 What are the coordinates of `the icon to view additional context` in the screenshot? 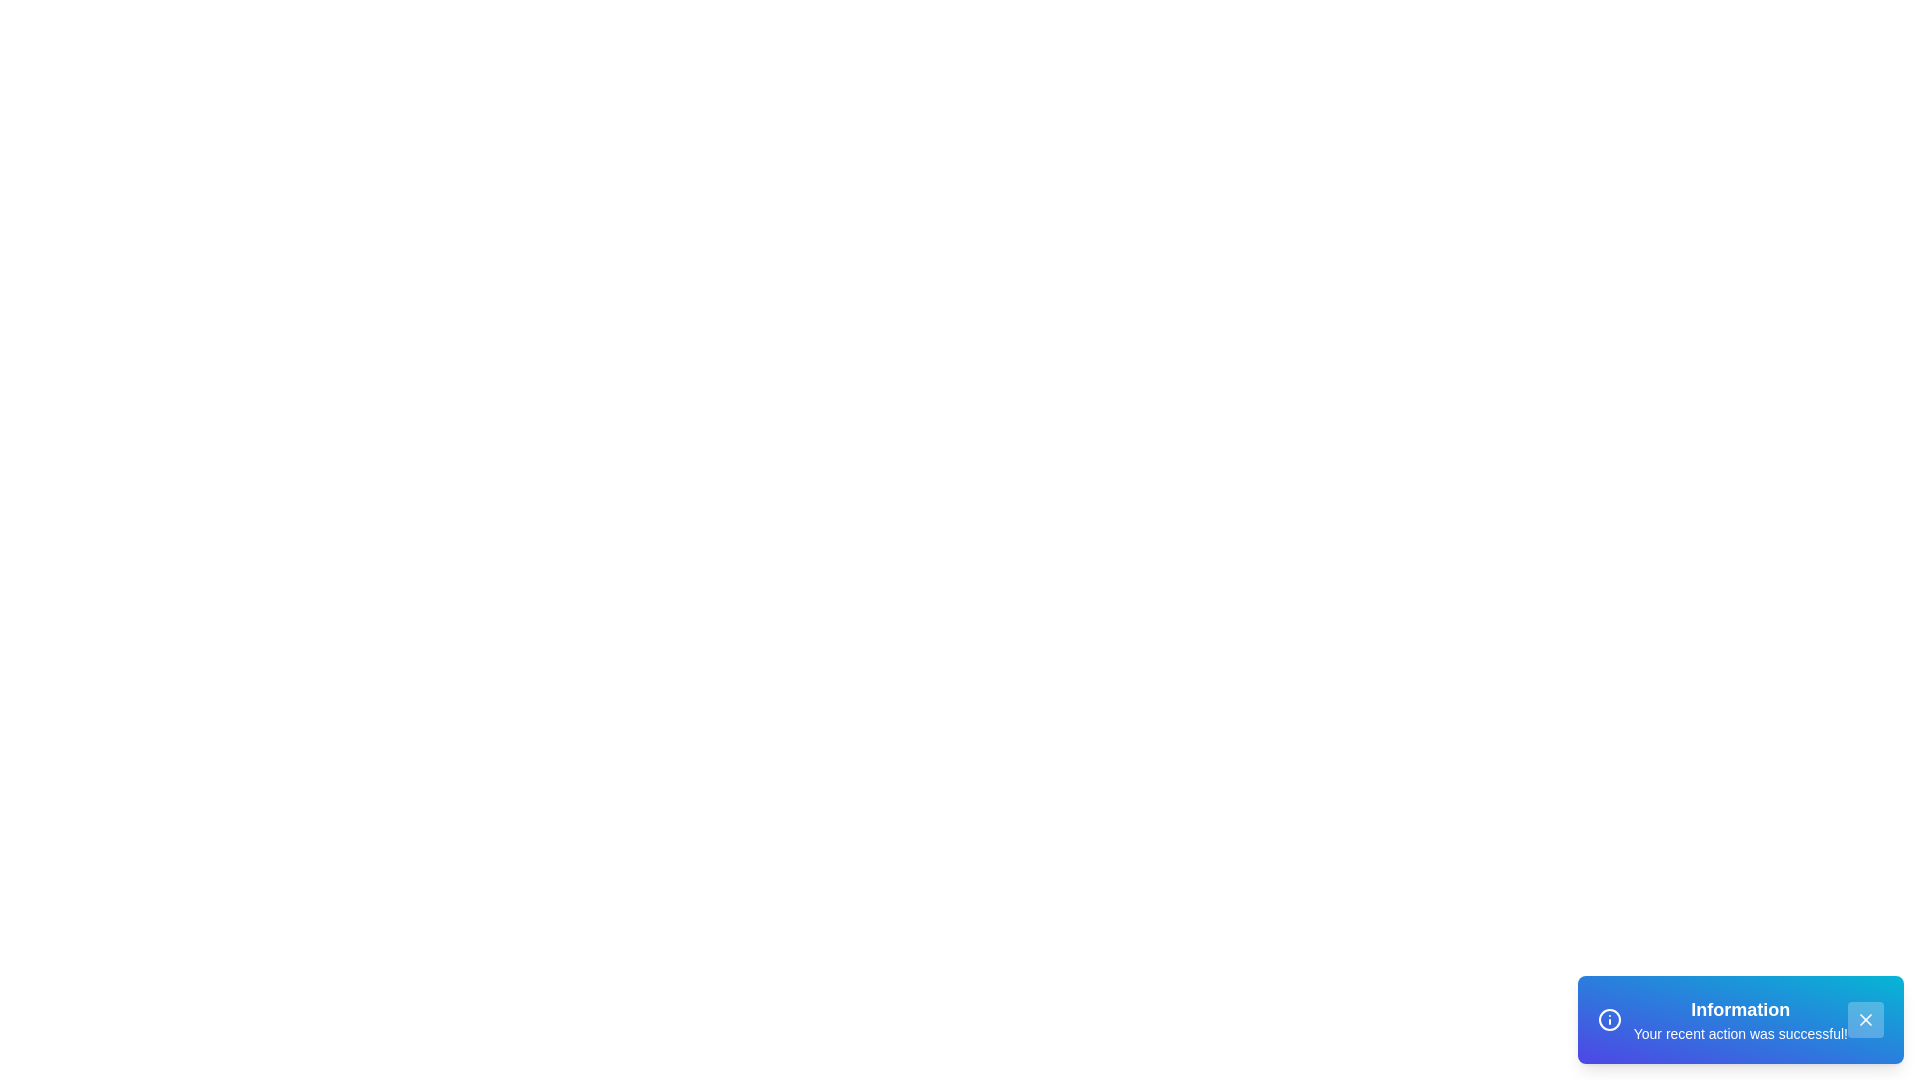 It's located at (1609, 1019).